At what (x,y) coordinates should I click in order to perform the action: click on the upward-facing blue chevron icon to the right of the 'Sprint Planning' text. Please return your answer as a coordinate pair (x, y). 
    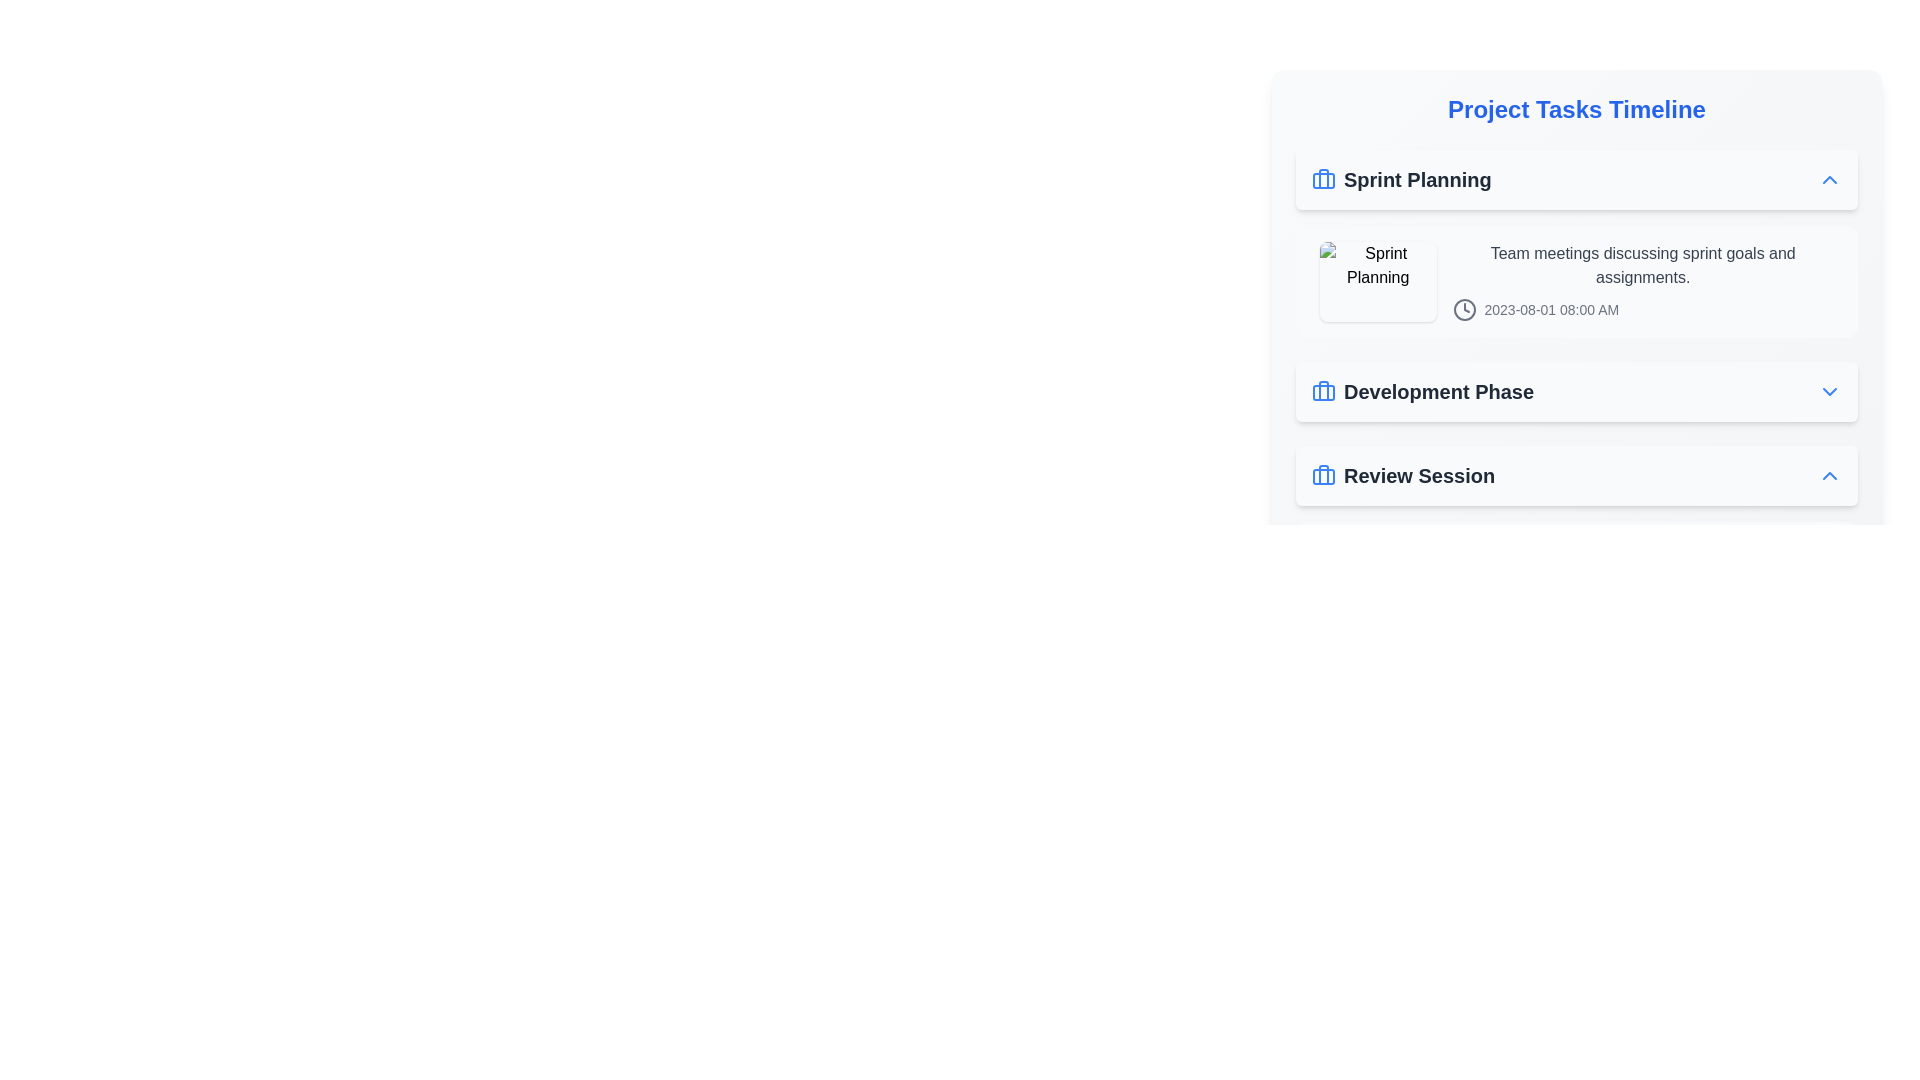
    Looking at the image, I should click on (1829, 180).